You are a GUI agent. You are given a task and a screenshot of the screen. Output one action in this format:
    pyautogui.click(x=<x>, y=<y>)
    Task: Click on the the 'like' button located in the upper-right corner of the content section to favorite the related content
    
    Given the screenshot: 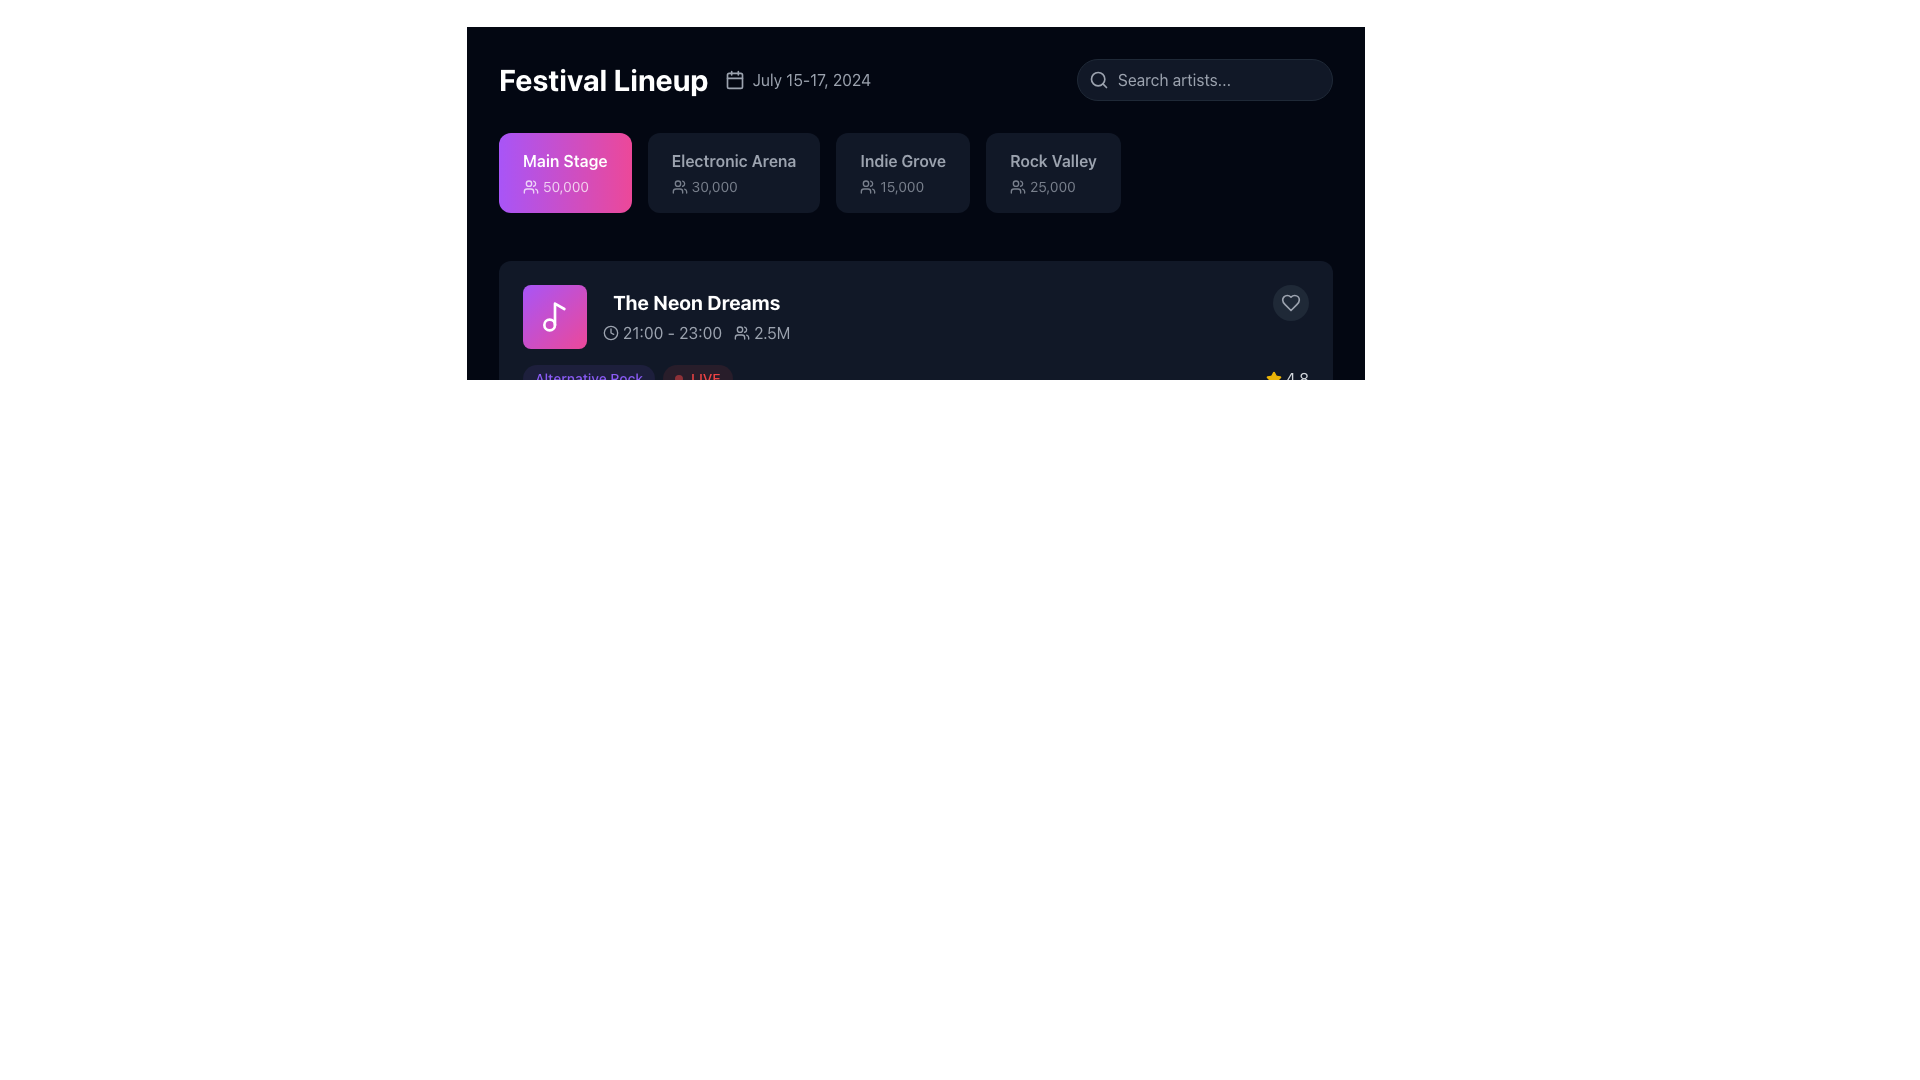 What is the action you would take?
    pyautogui.click(x=1291, y=303)
    